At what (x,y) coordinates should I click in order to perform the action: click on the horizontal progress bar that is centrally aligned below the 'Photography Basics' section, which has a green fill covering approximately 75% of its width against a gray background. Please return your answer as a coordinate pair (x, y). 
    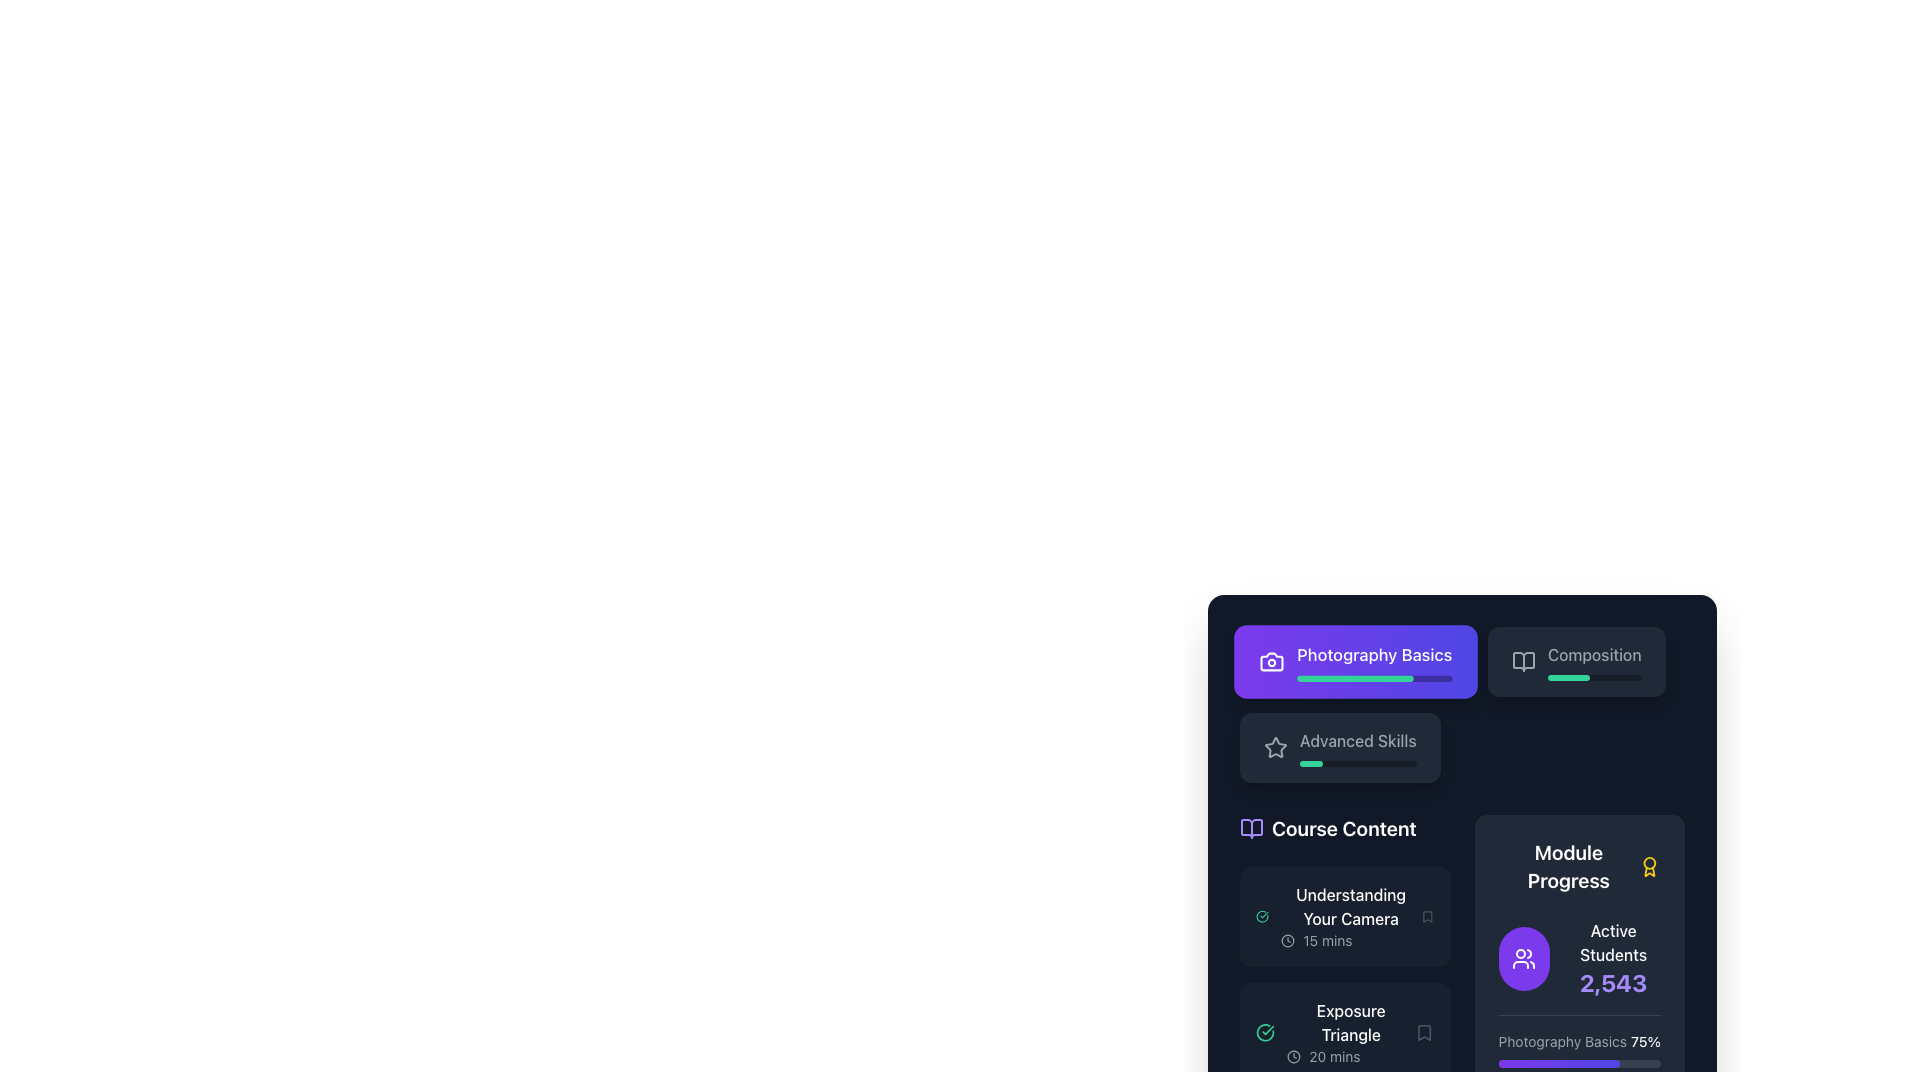
    Looking at the image, I should click on (1355, 677).